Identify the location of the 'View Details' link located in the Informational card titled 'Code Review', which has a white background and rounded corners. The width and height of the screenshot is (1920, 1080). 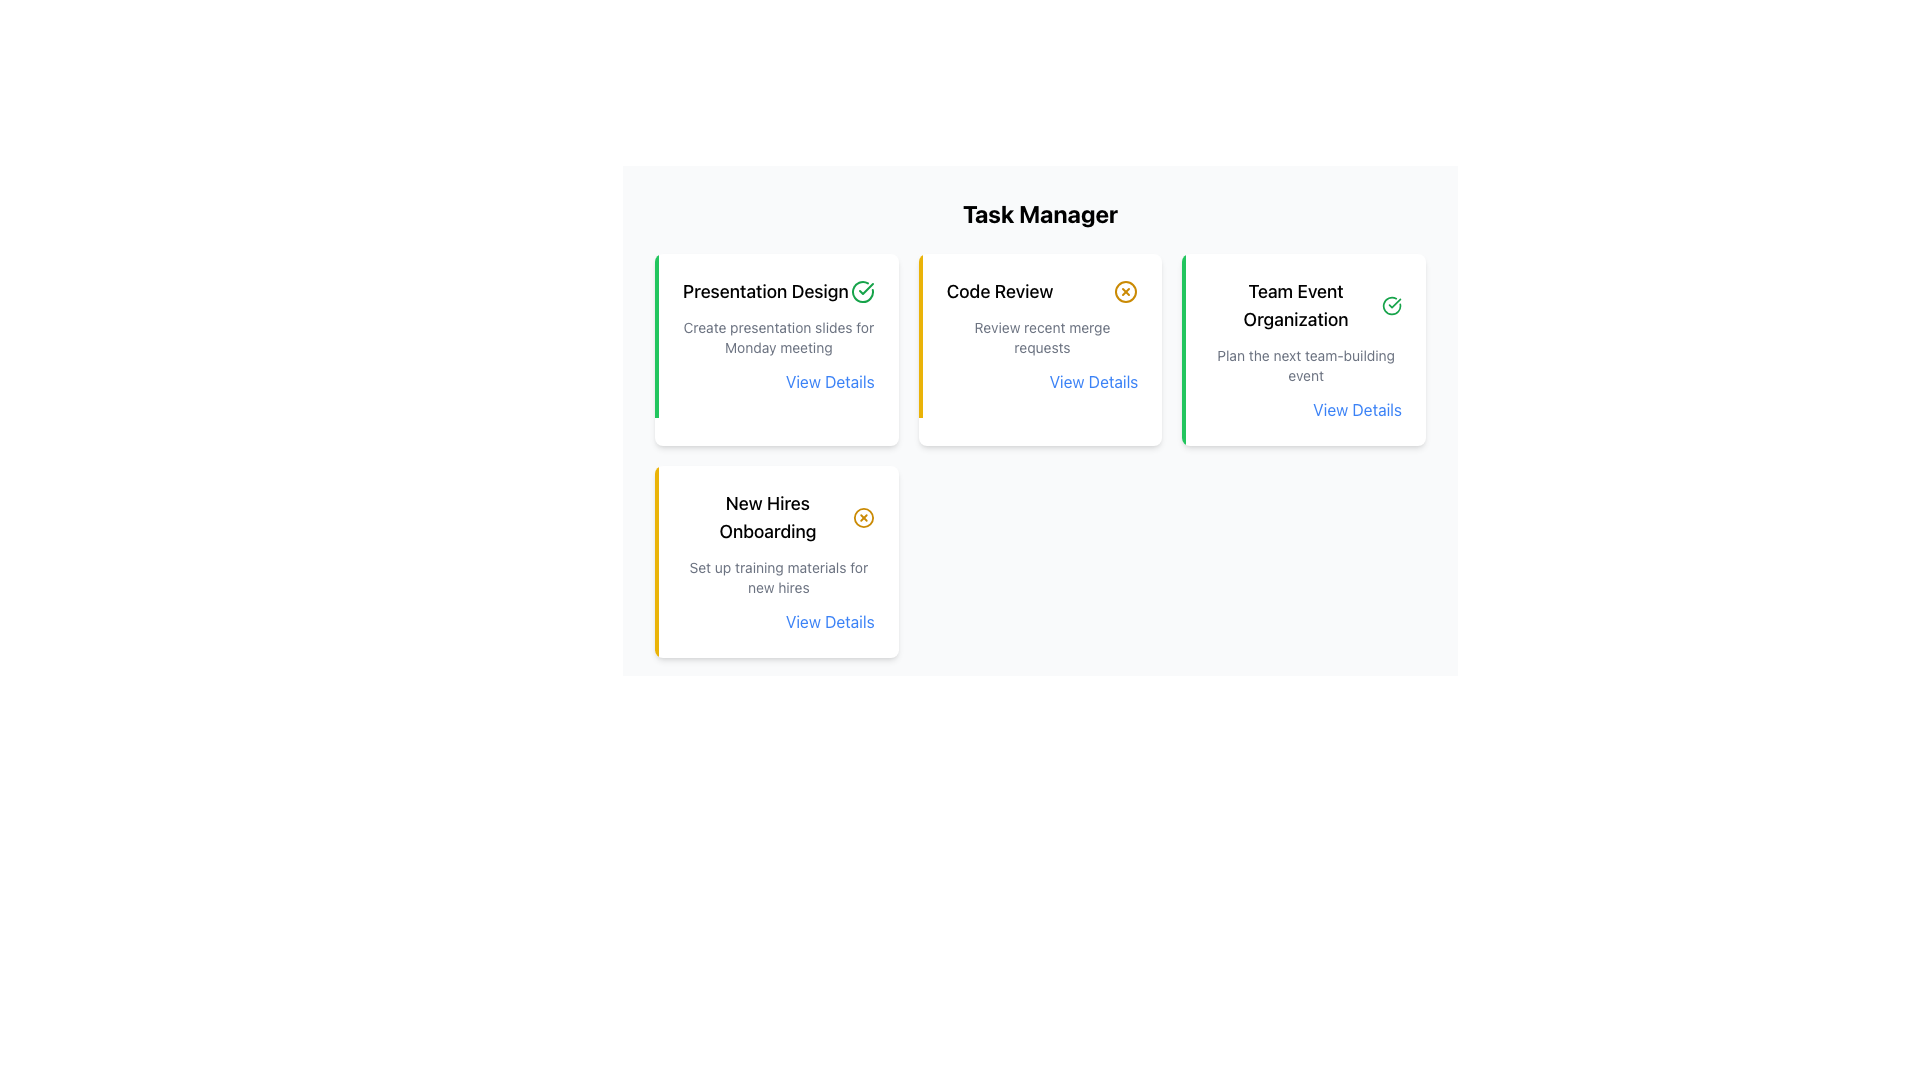
(1040, 349).